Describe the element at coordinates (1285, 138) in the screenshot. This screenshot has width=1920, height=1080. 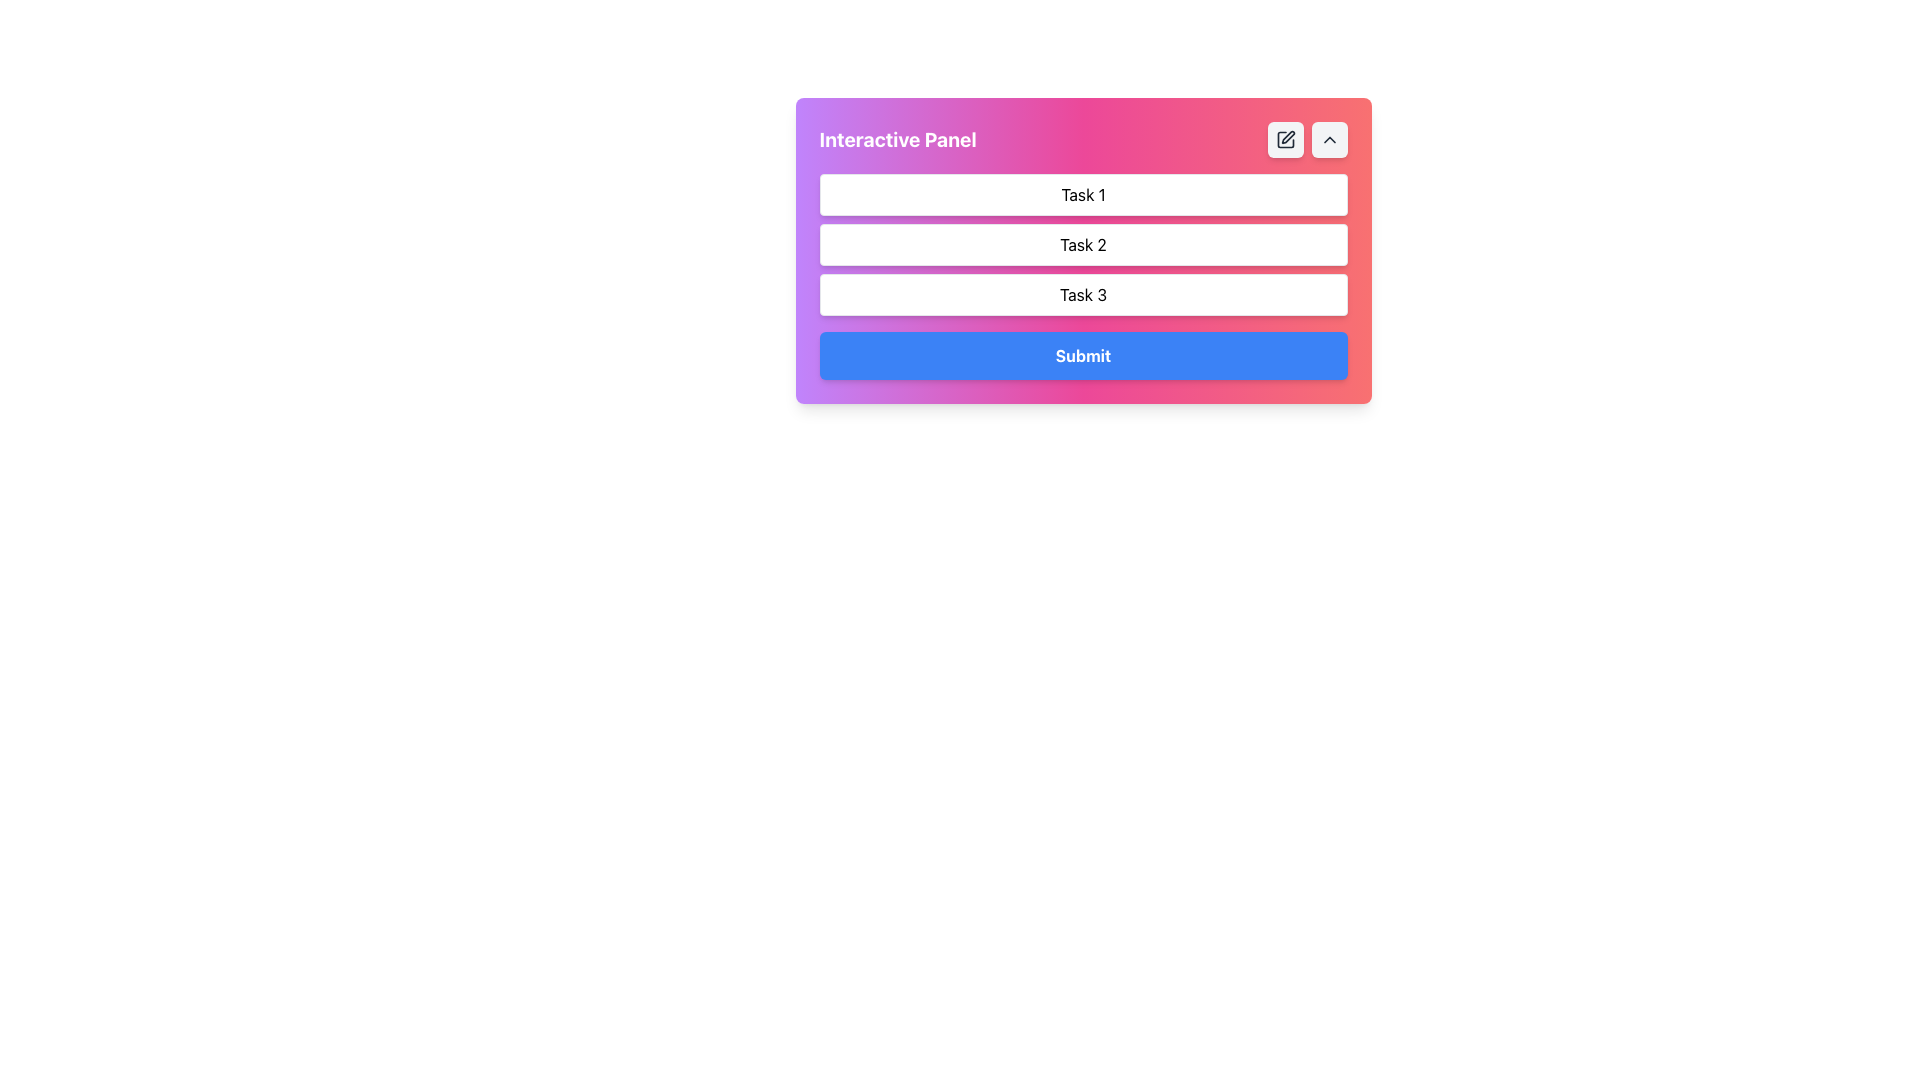
I see `the square-shaped icon with a hollow interior and a border located at the top-right corner of the 'Interactive Panel', adjacent` at that location.